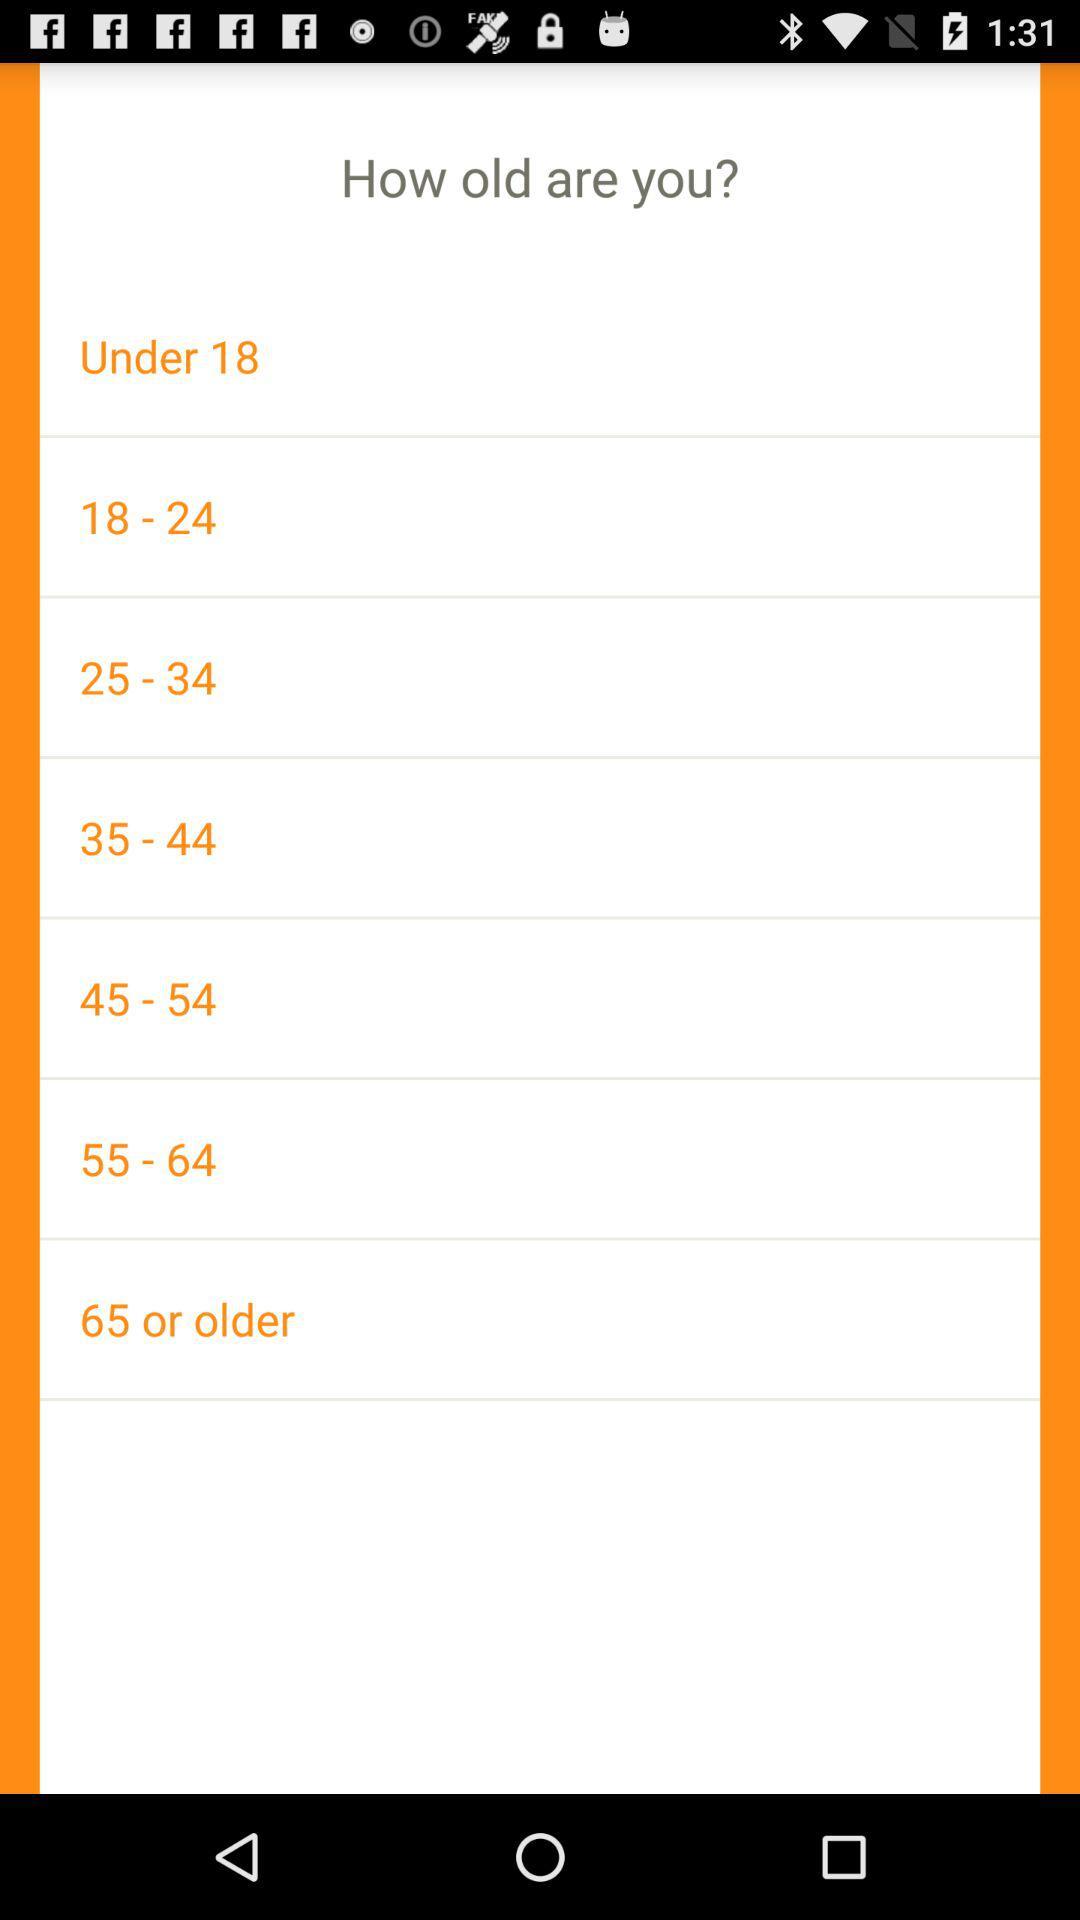 This screenshot has width=1080, height=1920. Describe the element at coordinates (540, 998) in the screenshot. I see `icon below 35 - 44 item` at that location.